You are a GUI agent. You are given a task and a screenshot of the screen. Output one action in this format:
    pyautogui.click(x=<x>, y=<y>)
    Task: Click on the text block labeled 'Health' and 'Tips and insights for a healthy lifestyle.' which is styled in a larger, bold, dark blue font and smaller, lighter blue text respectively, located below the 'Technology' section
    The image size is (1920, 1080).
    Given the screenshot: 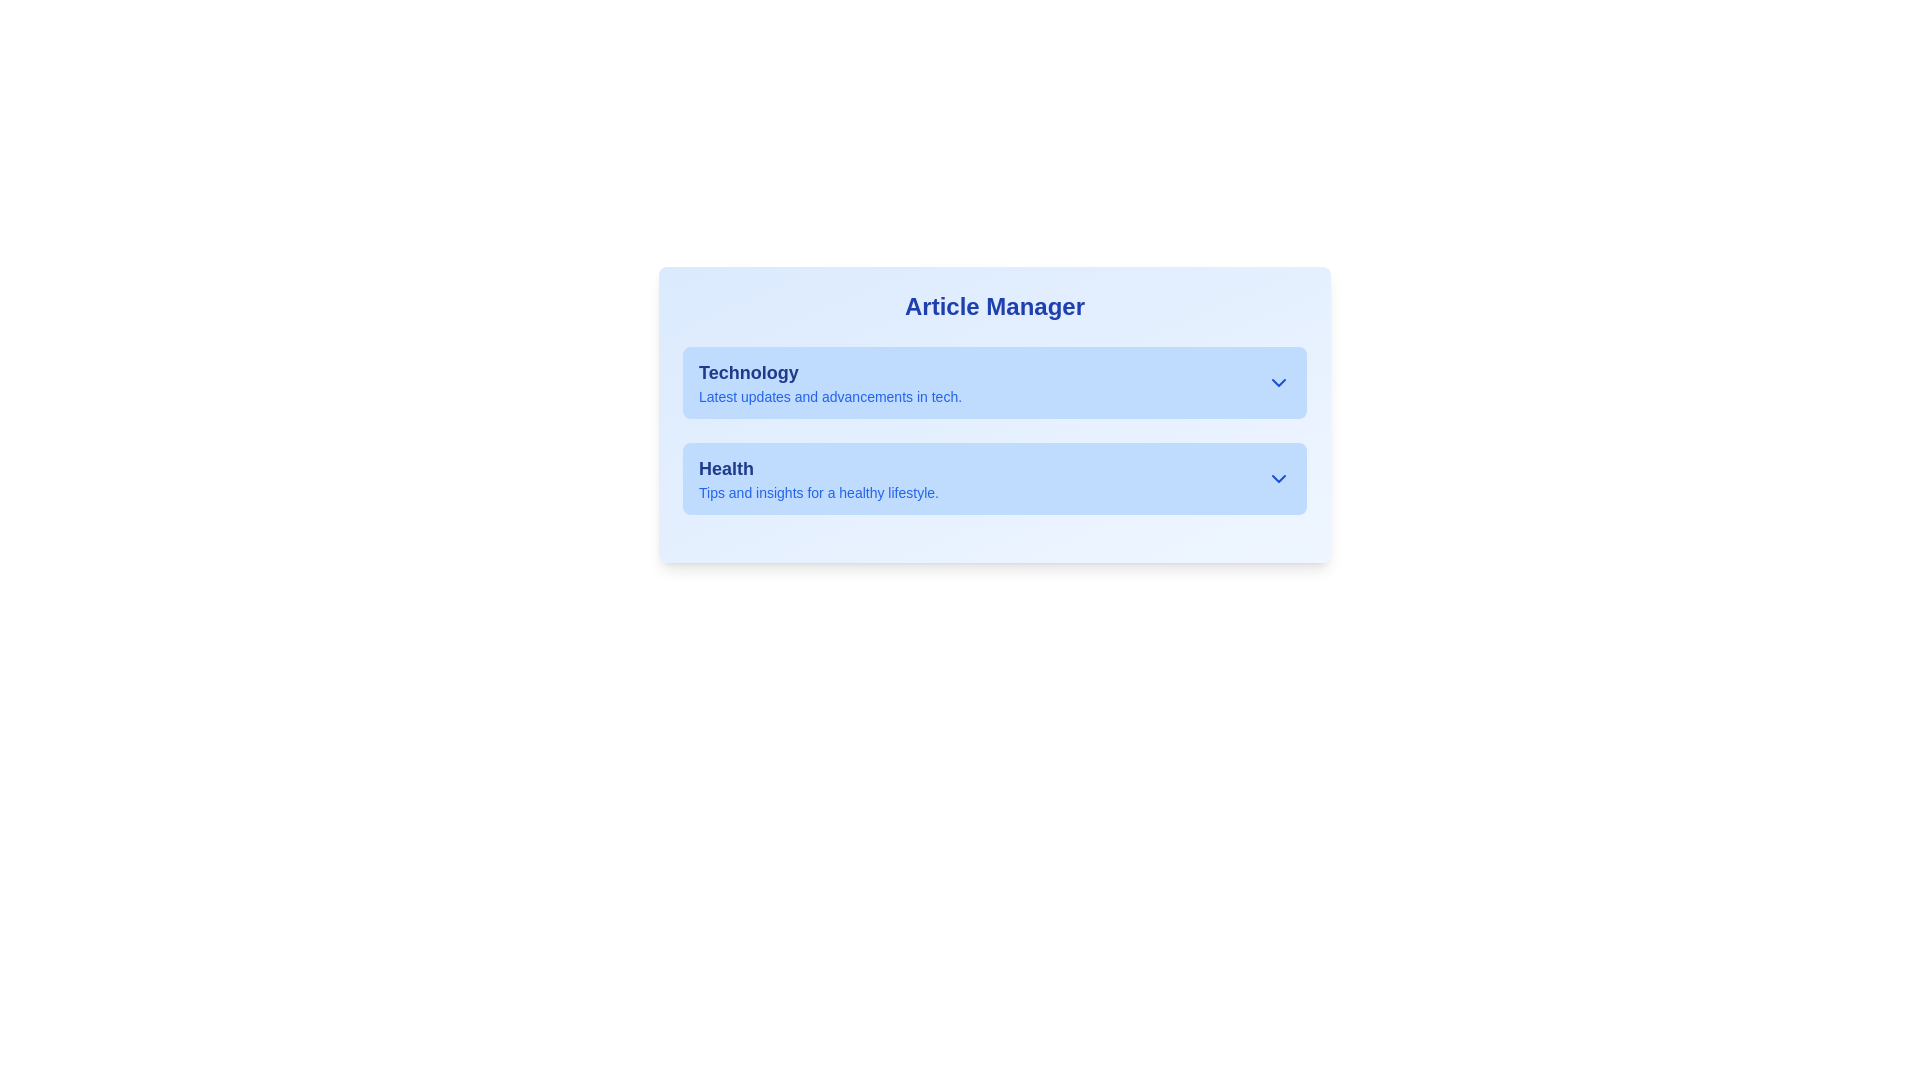 What is the action you would take?
    pyautogui.click(x=818, y=478)
    